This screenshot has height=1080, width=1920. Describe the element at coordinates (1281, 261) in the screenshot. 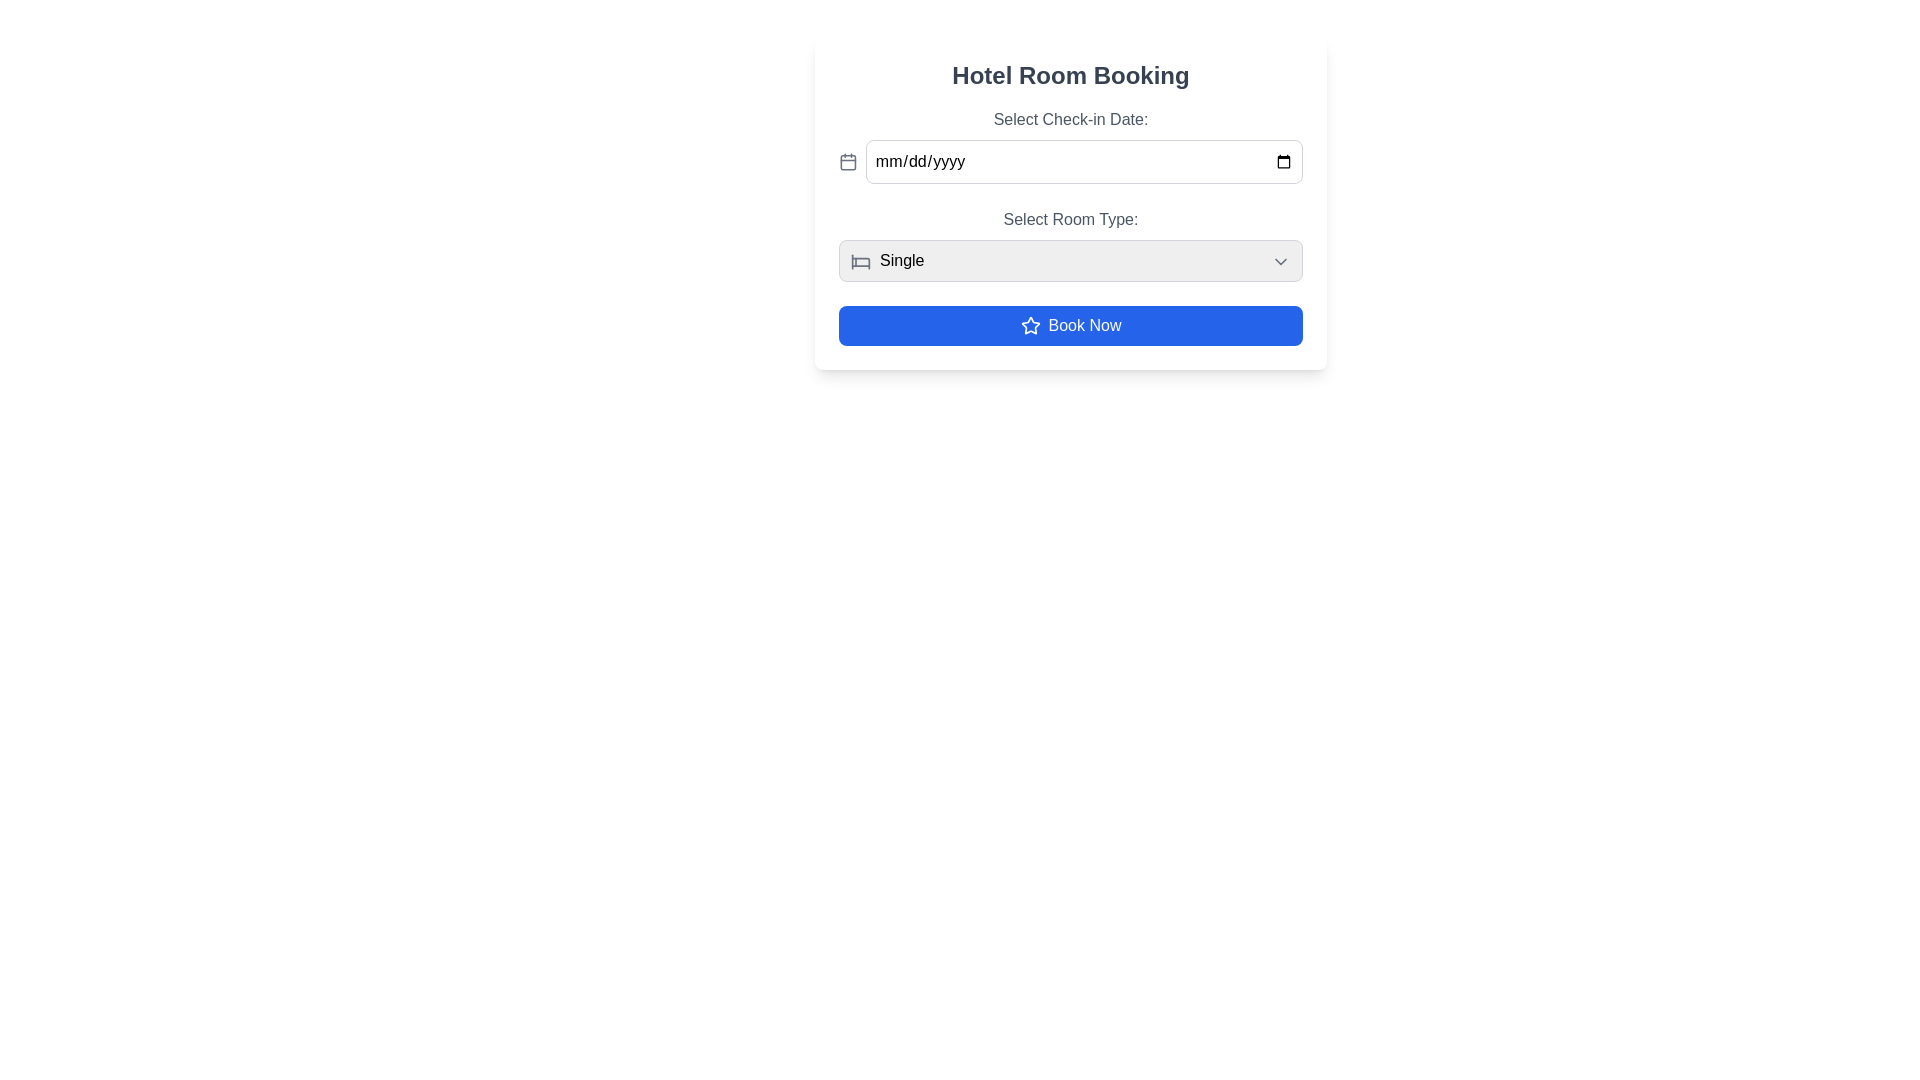

I see `the Dropdown Chevron Icon located in the top-right corner of the 'Select Room Type' input box` at that location.